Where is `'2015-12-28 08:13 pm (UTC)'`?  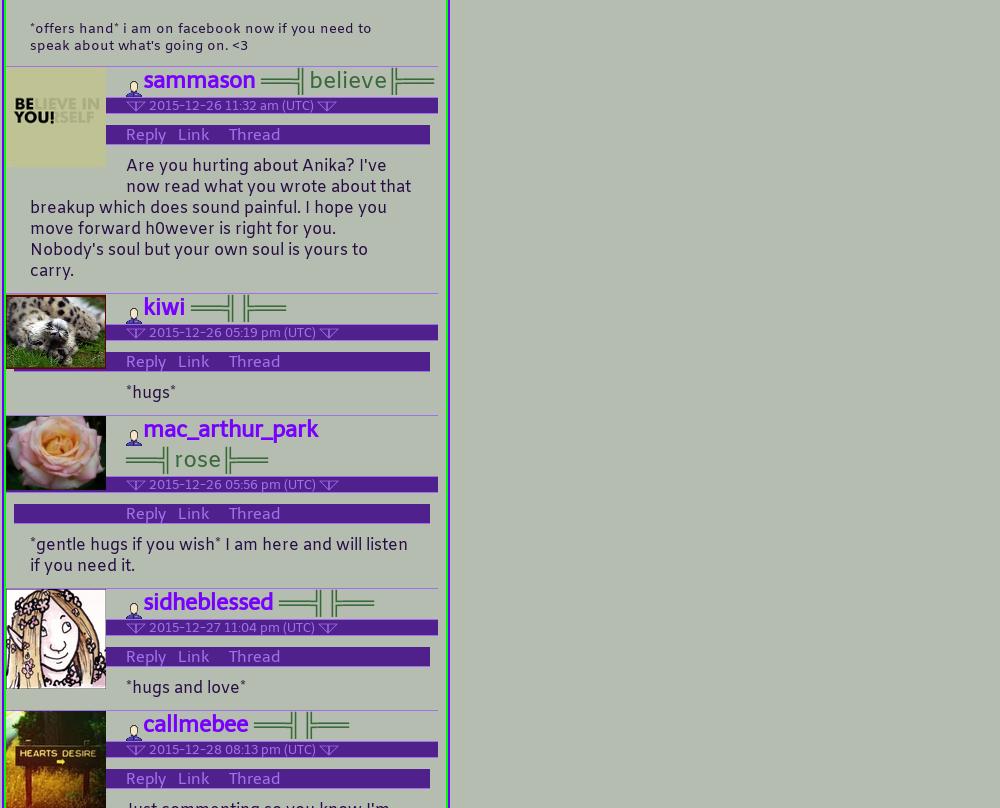
'2015-12-28 08:13 pm (UTC)' is located at coordinates (231, 748).